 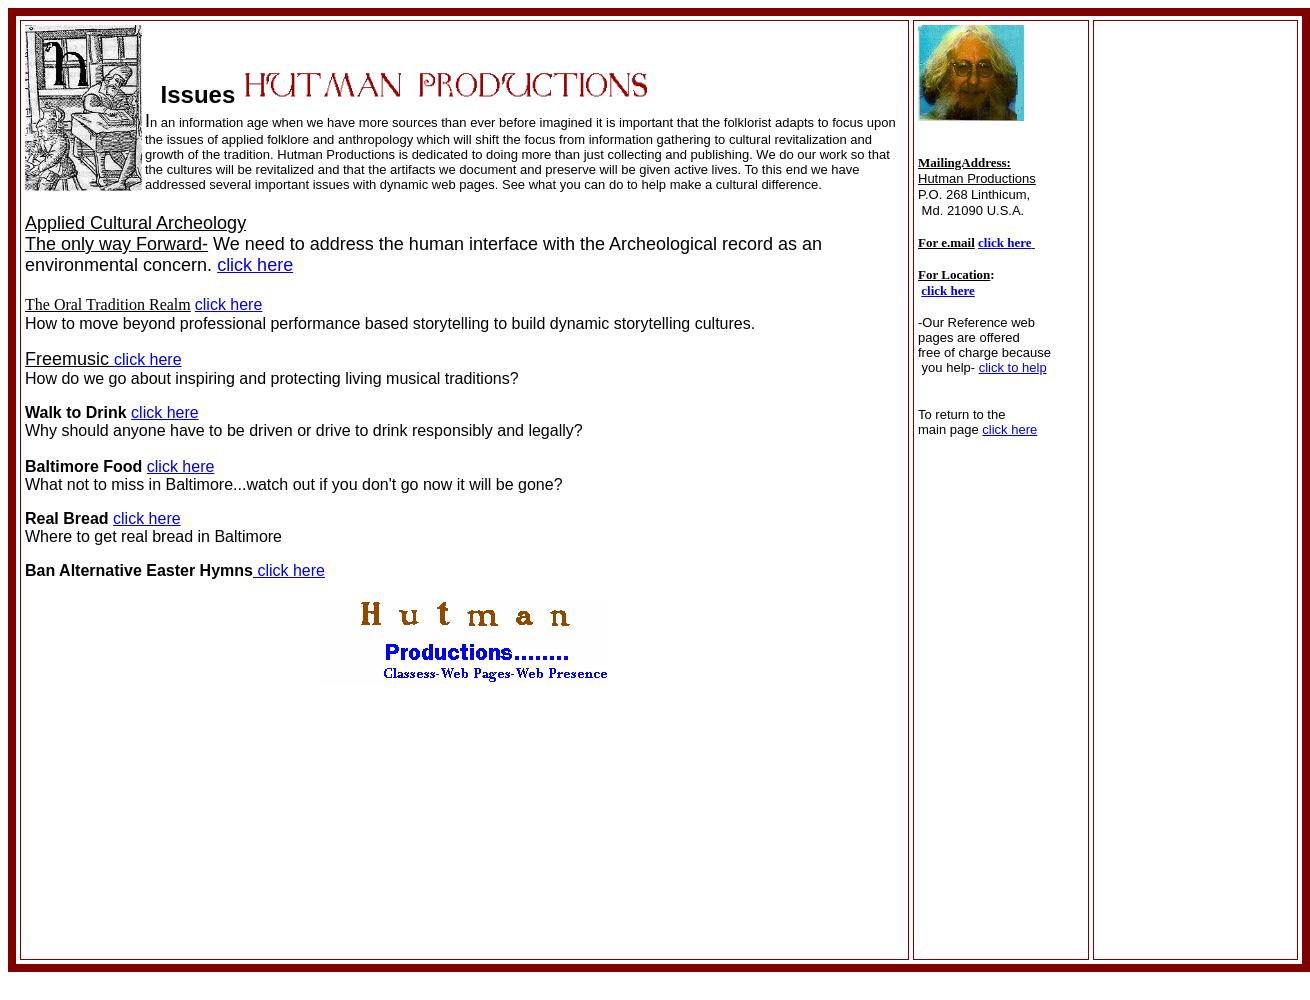 What do you see at coordinates (25, 430) in the screenshot?
I see `'Why should anyone have to be driven or drive to drink responsibly and 
      legally?'` at bounding box center [25, 430].